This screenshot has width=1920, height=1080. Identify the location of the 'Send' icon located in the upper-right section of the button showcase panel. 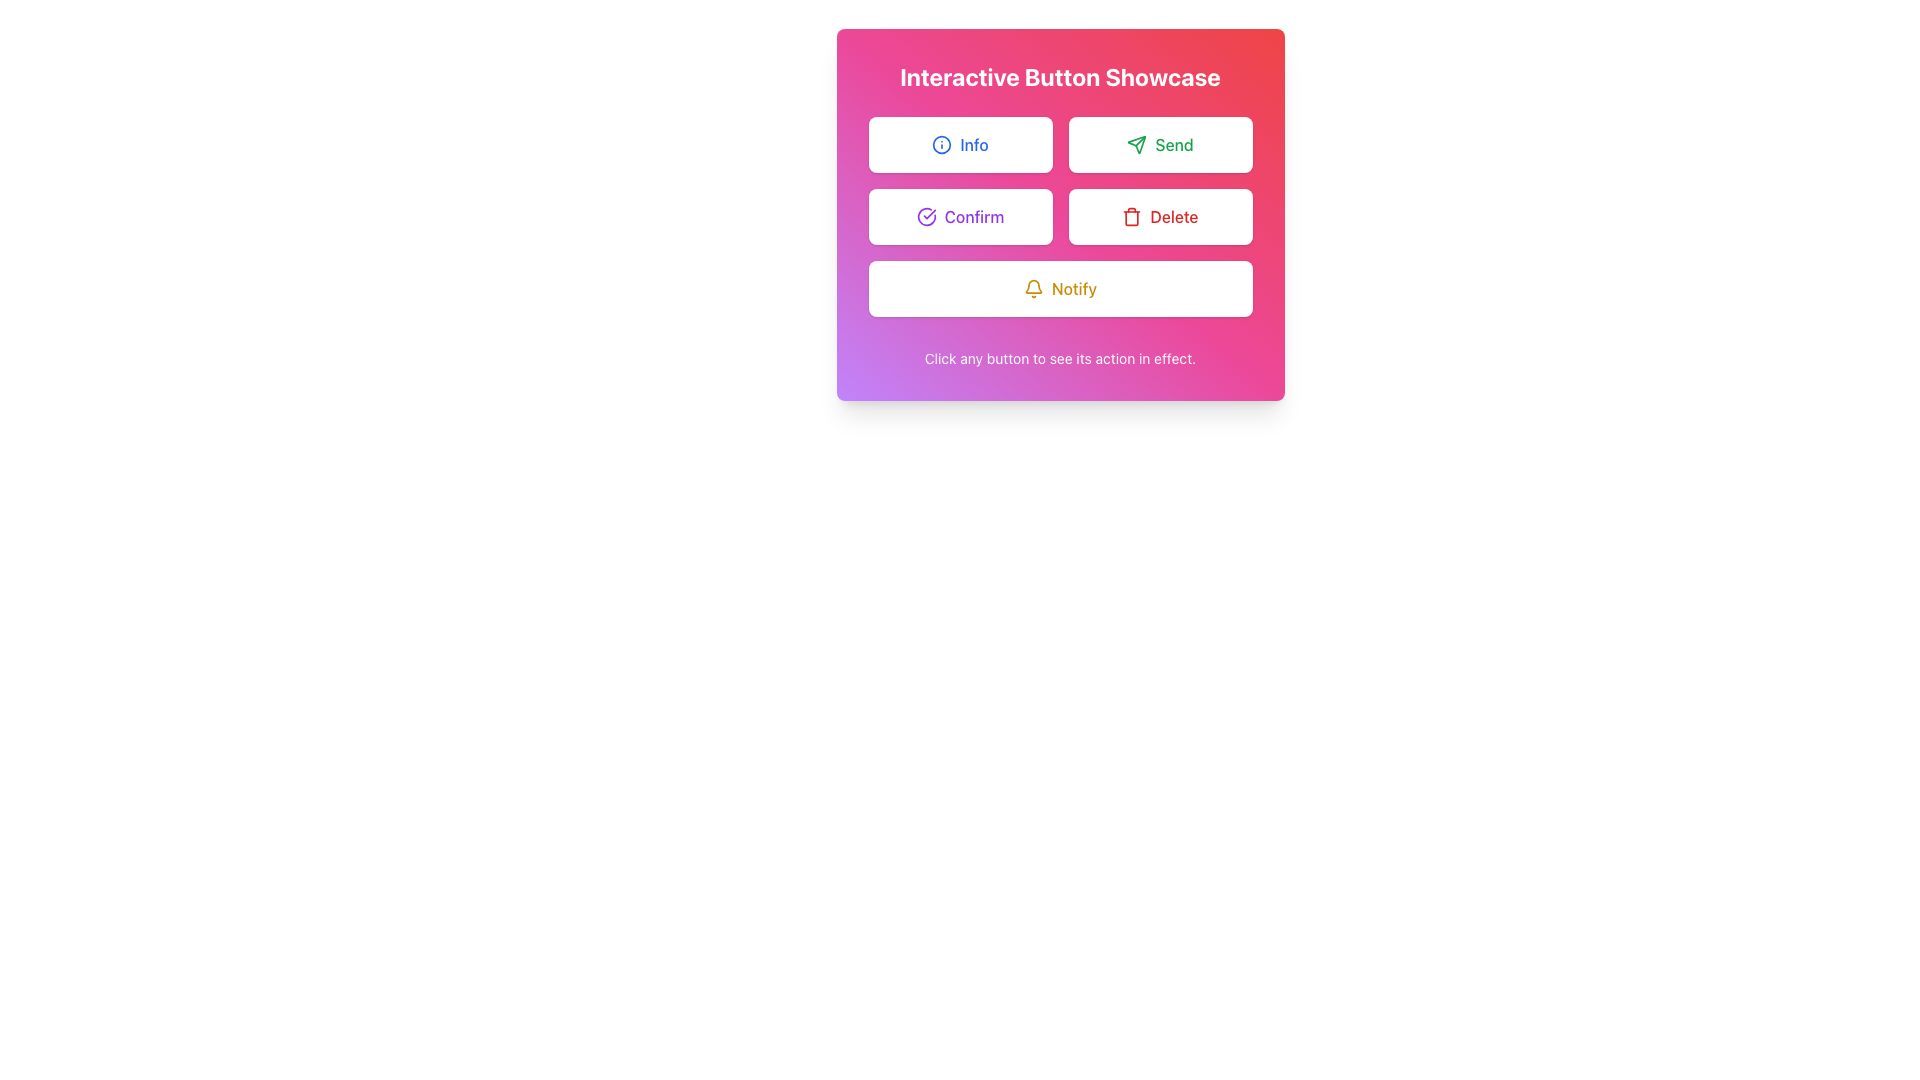
(1137, 144).